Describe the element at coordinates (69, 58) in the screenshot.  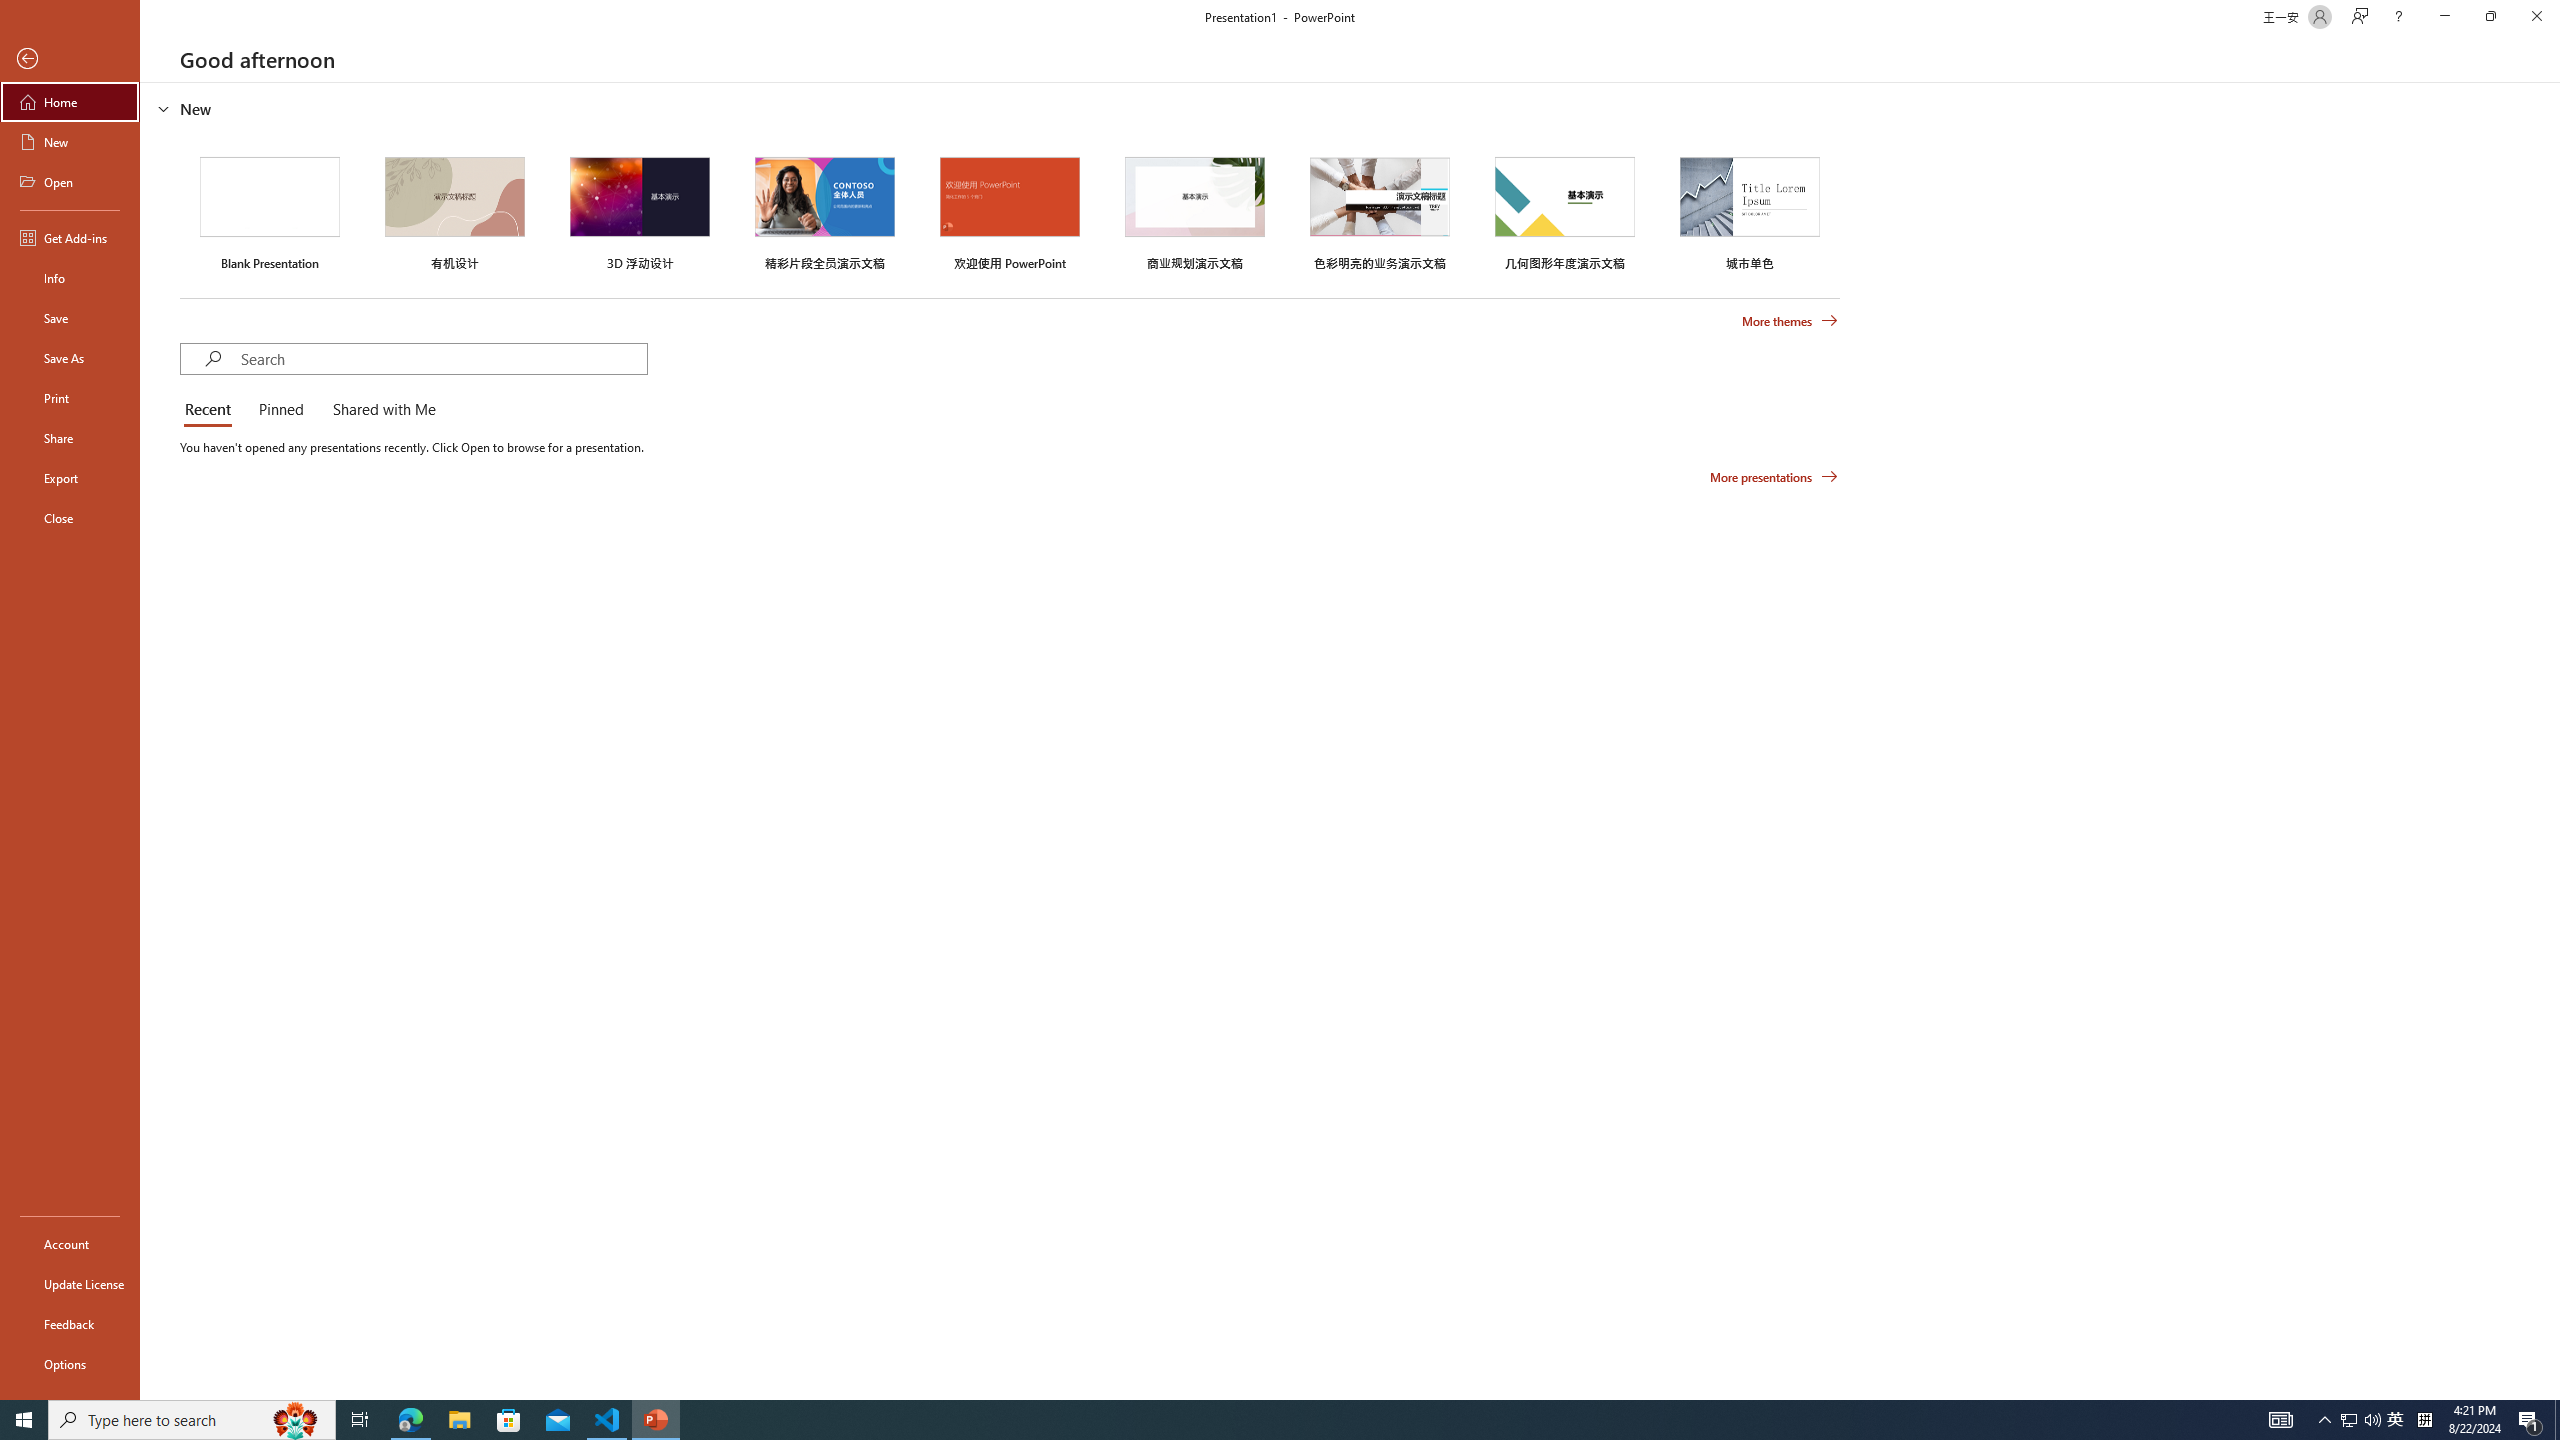
I see `'Back'` at that location.